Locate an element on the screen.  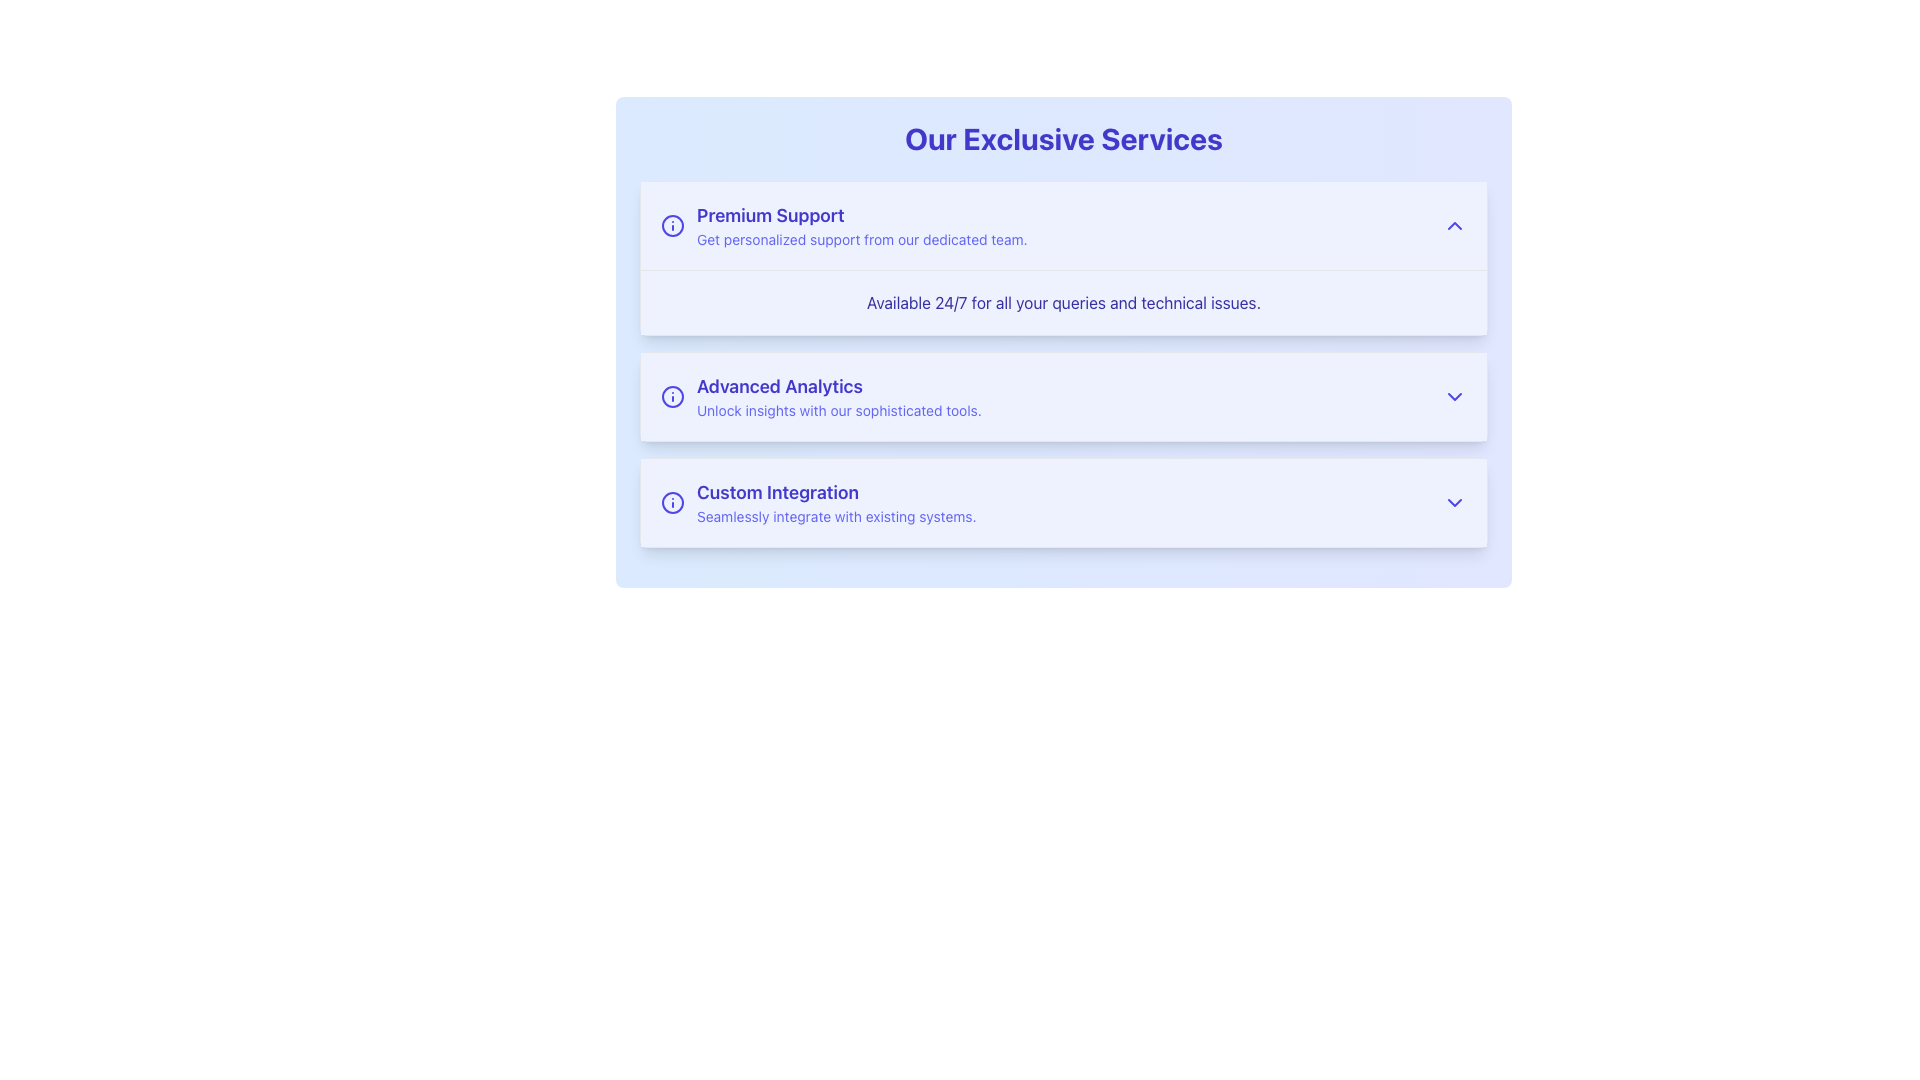
the third list item titled 'Custom Integration' which has an information icon on the left is located at coordinates (818, 501).